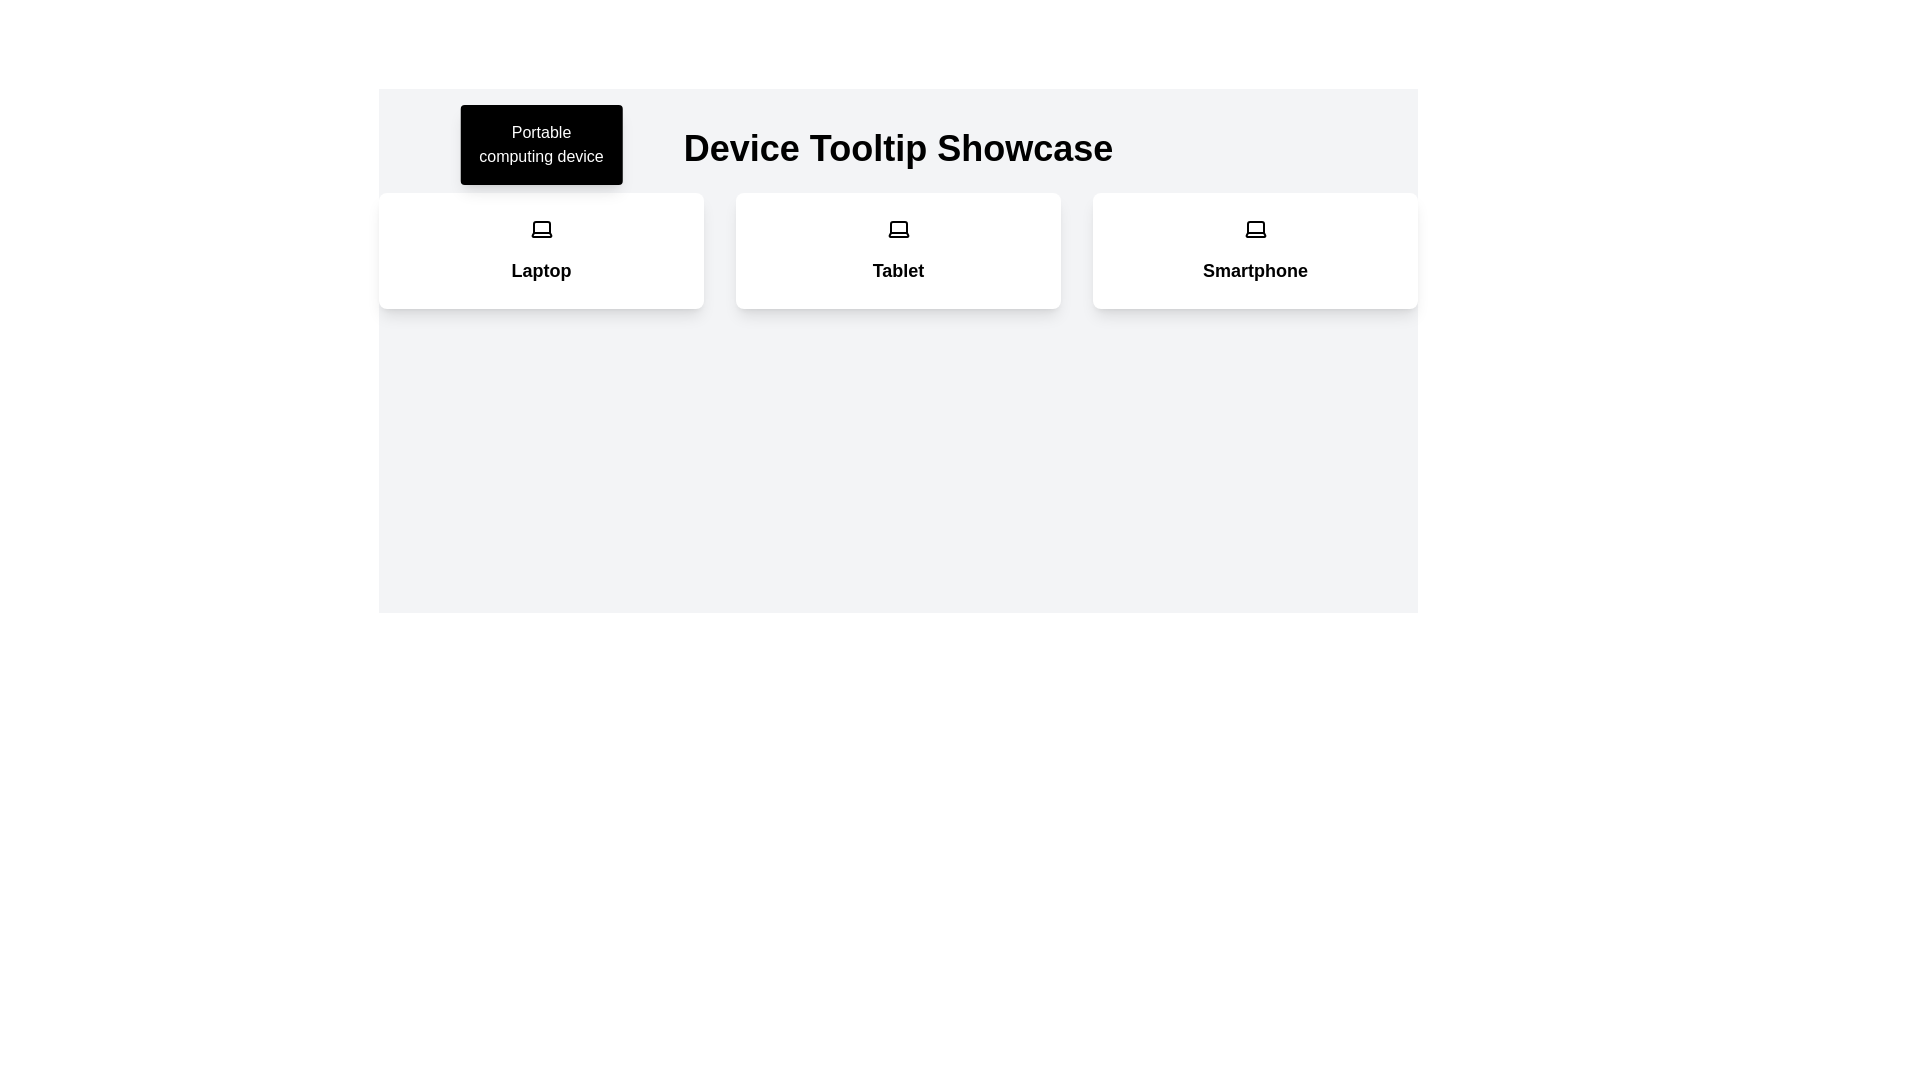  Describe the element at coordinates (541, 270) in the screenshot. I see `the text label indicating the device type 'Laptop', which is positioned at the bottom of a rounded, shadowed card layout, directly below a laptop icon` at that location.